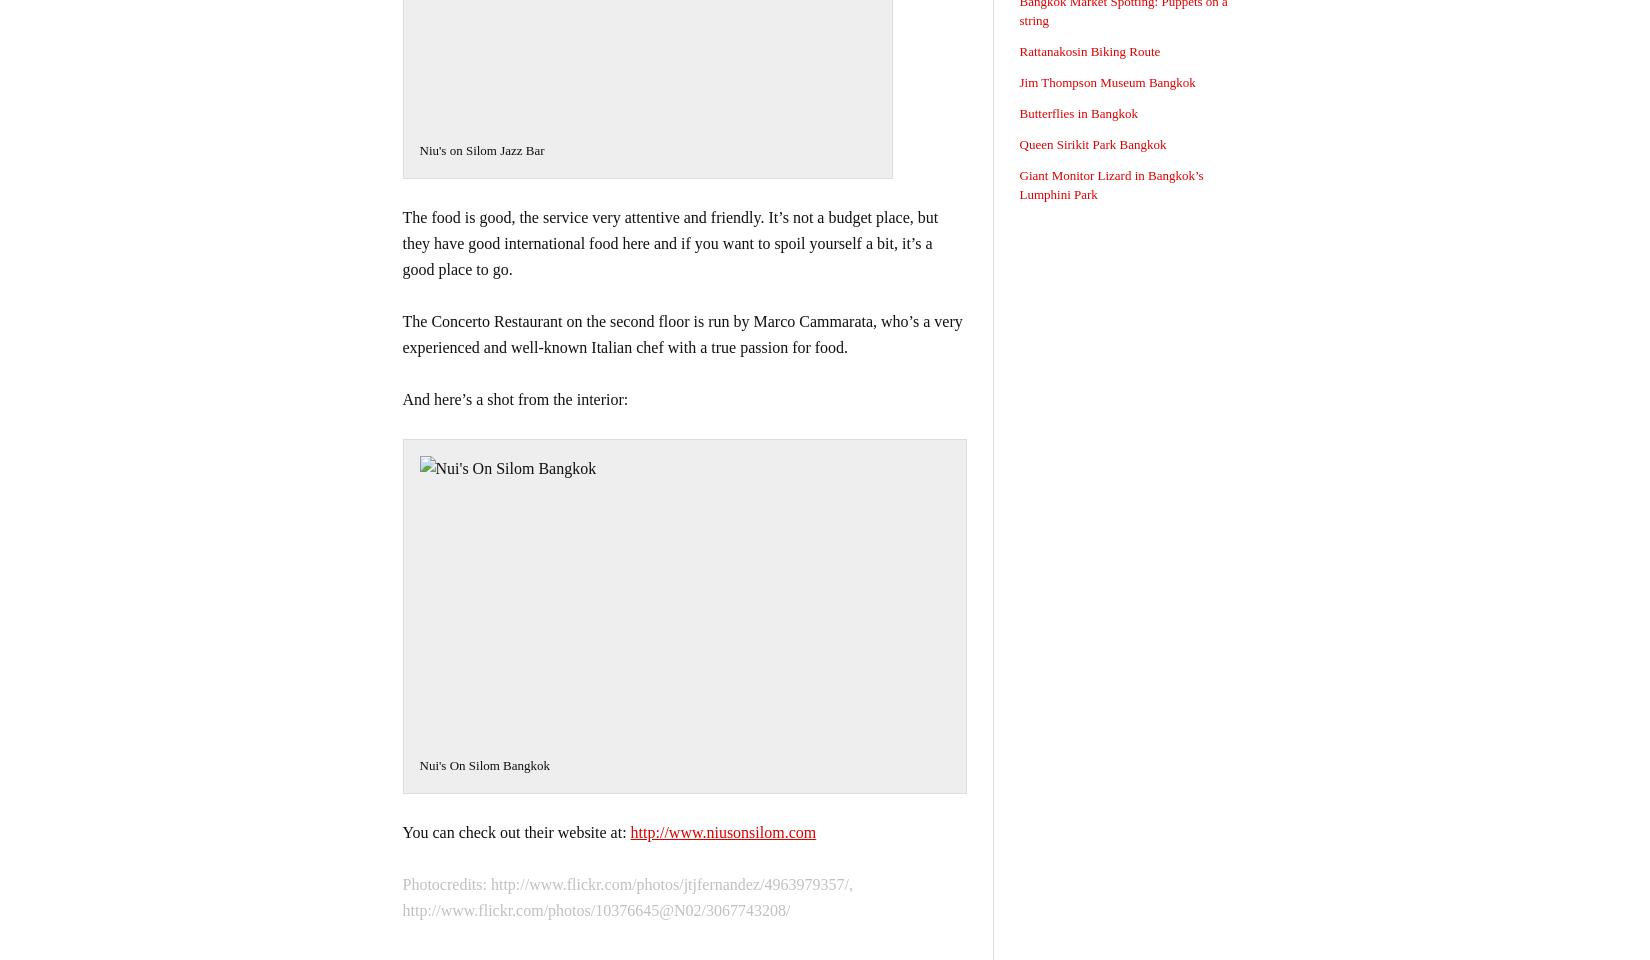 The height and width of the screenshot is (960, 1650). What do you see at coordinates (1106, 82) in the screenshot?
I see `'Jim Thompson Museum Bangkok'` at bounding box center [1106, 82].